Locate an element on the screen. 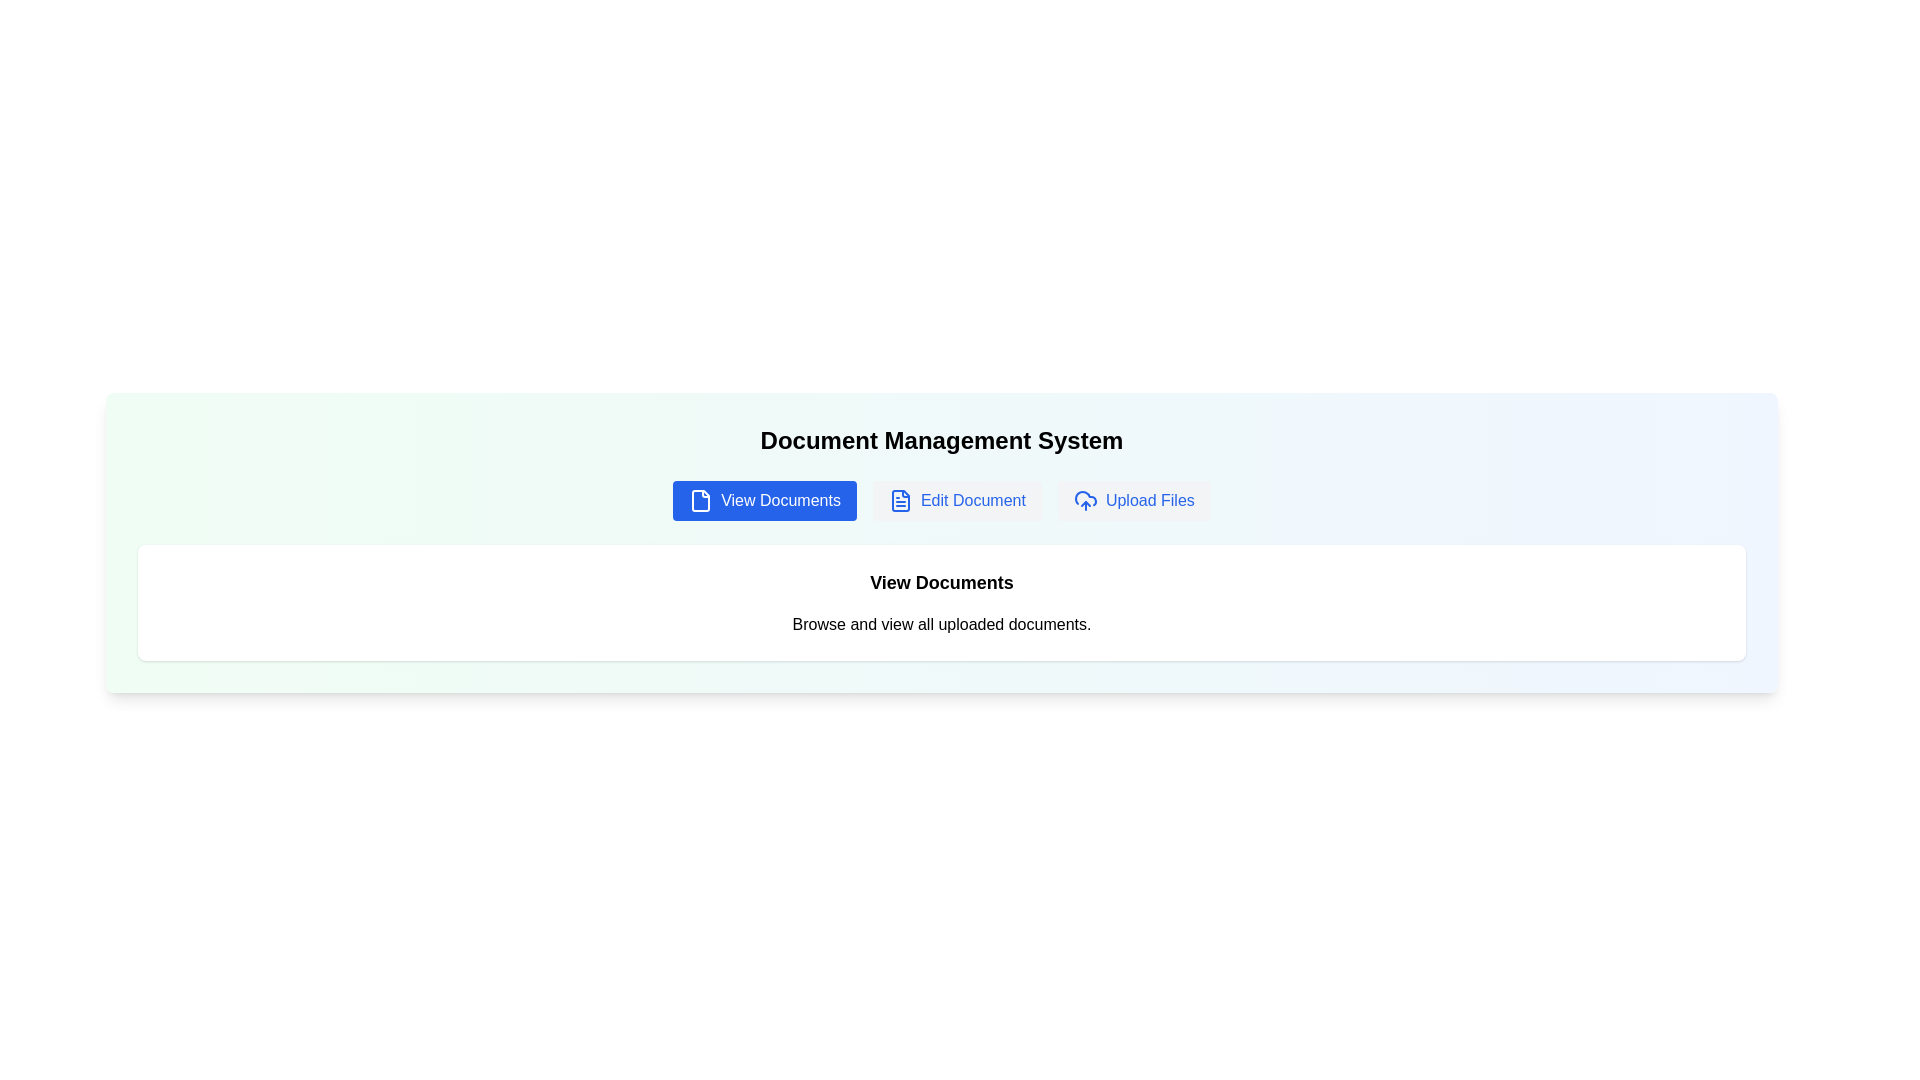  the tab labeled Upload Files is located at coordinates (1133, 500).